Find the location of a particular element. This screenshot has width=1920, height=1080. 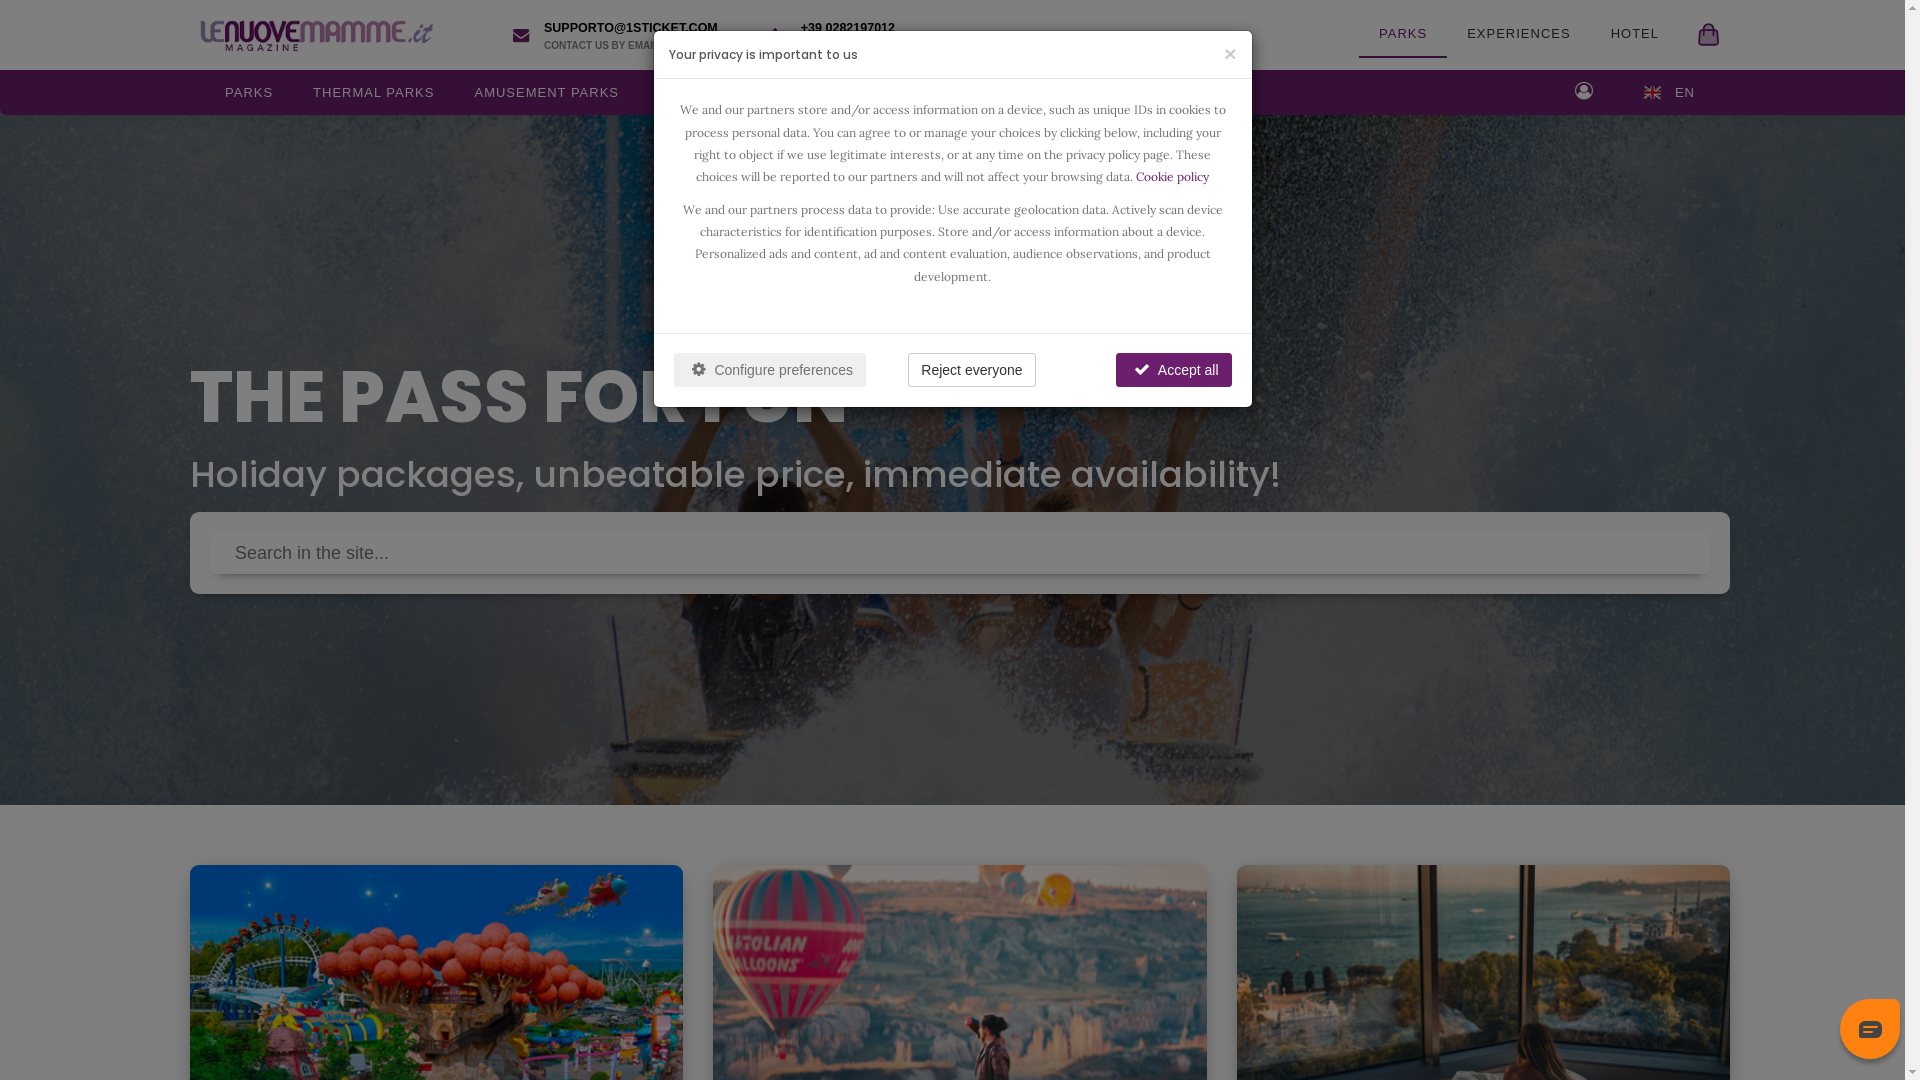

'   EN' is located at coordinates (1669, 92).